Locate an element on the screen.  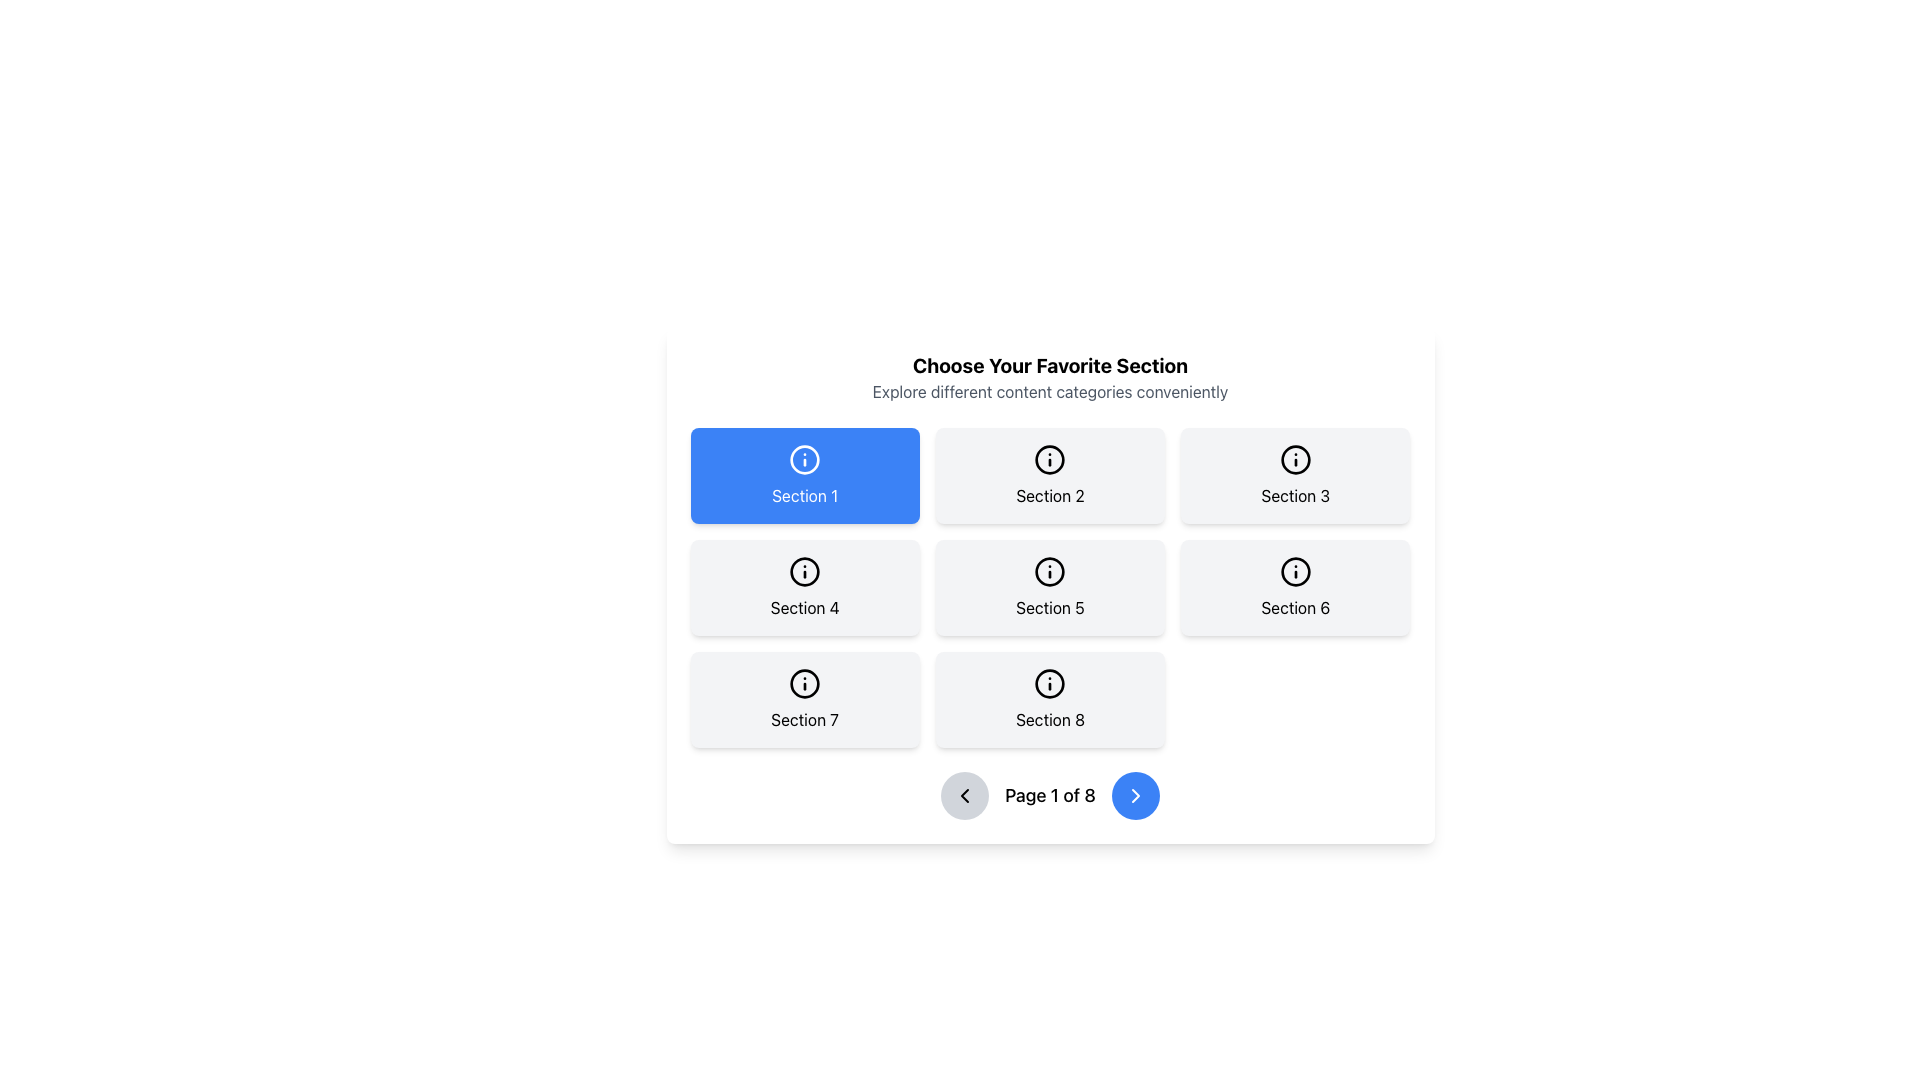
the outer circular part of the information icon within the blue button labeled 'Section 1' is located at coordinates (805, 459).